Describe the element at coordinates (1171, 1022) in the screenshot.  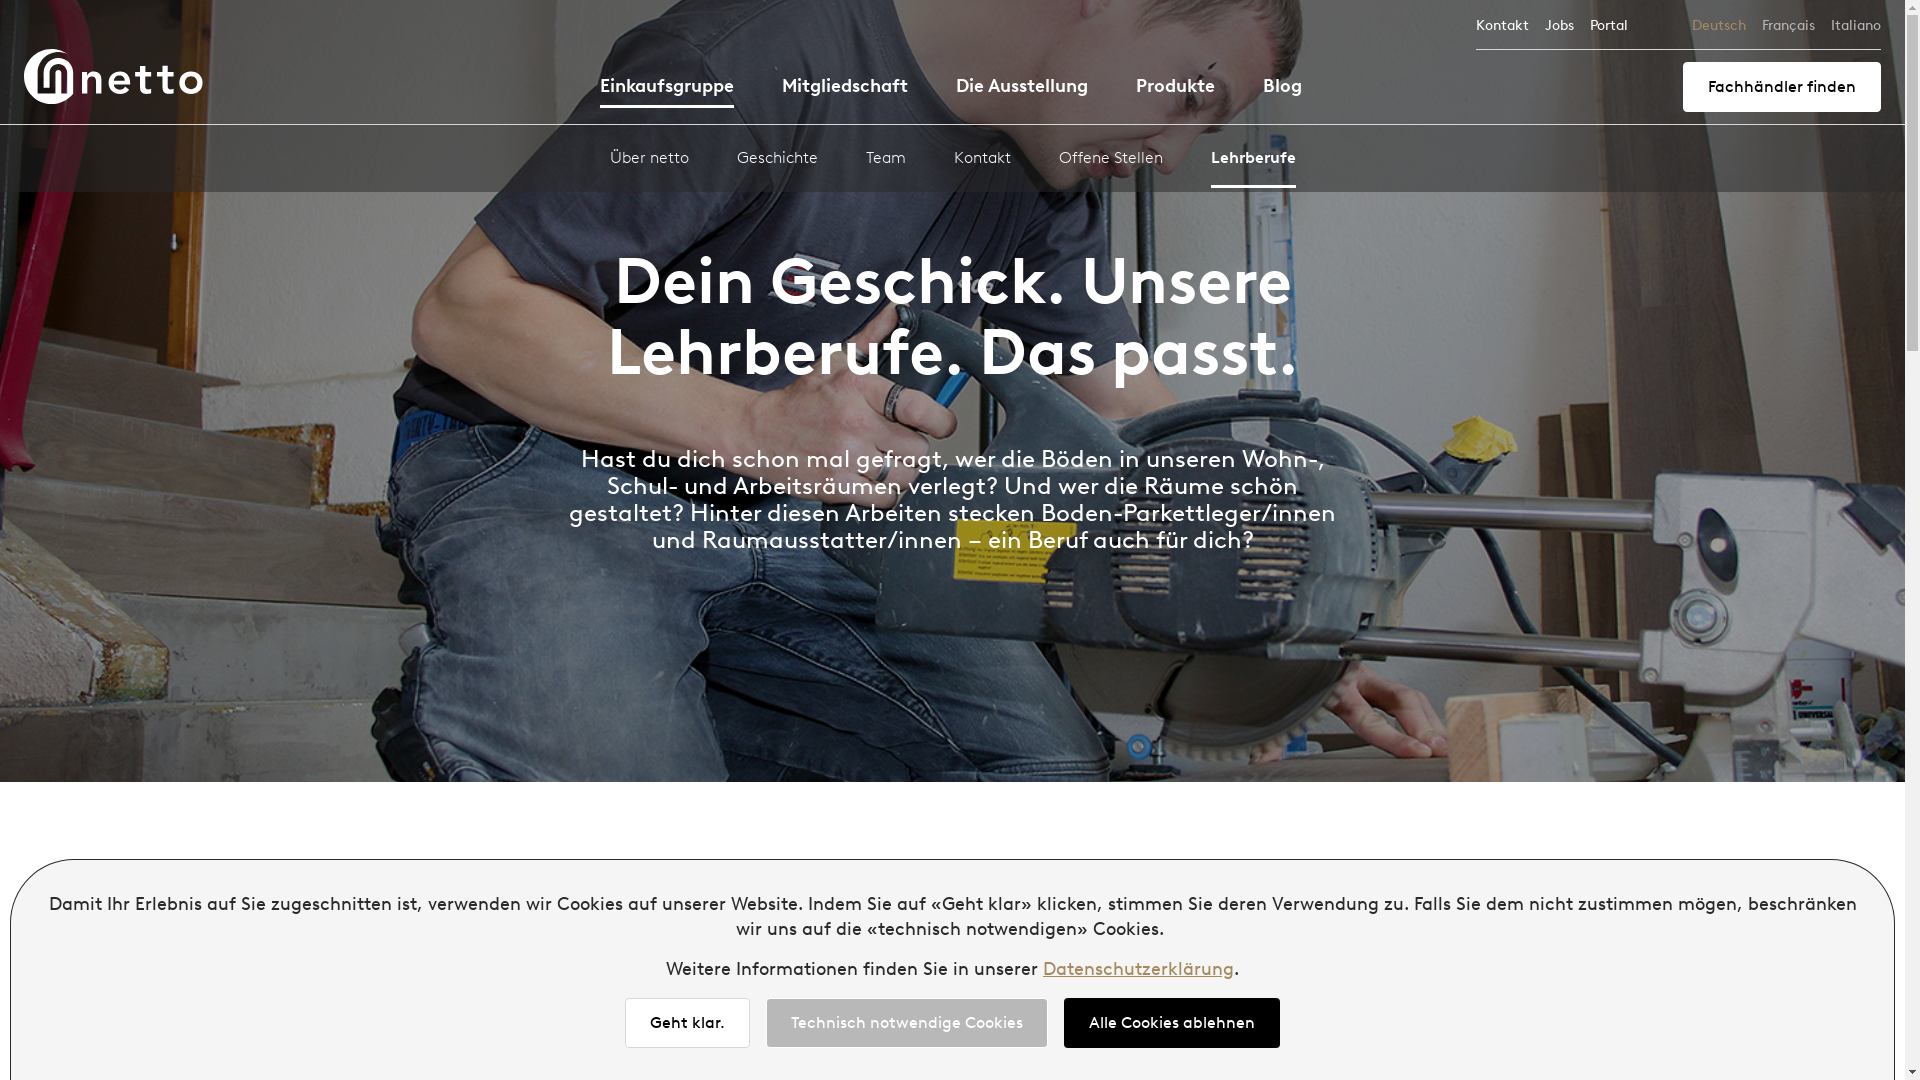
I see `'Alle Cookies ablehnen'` at that location.